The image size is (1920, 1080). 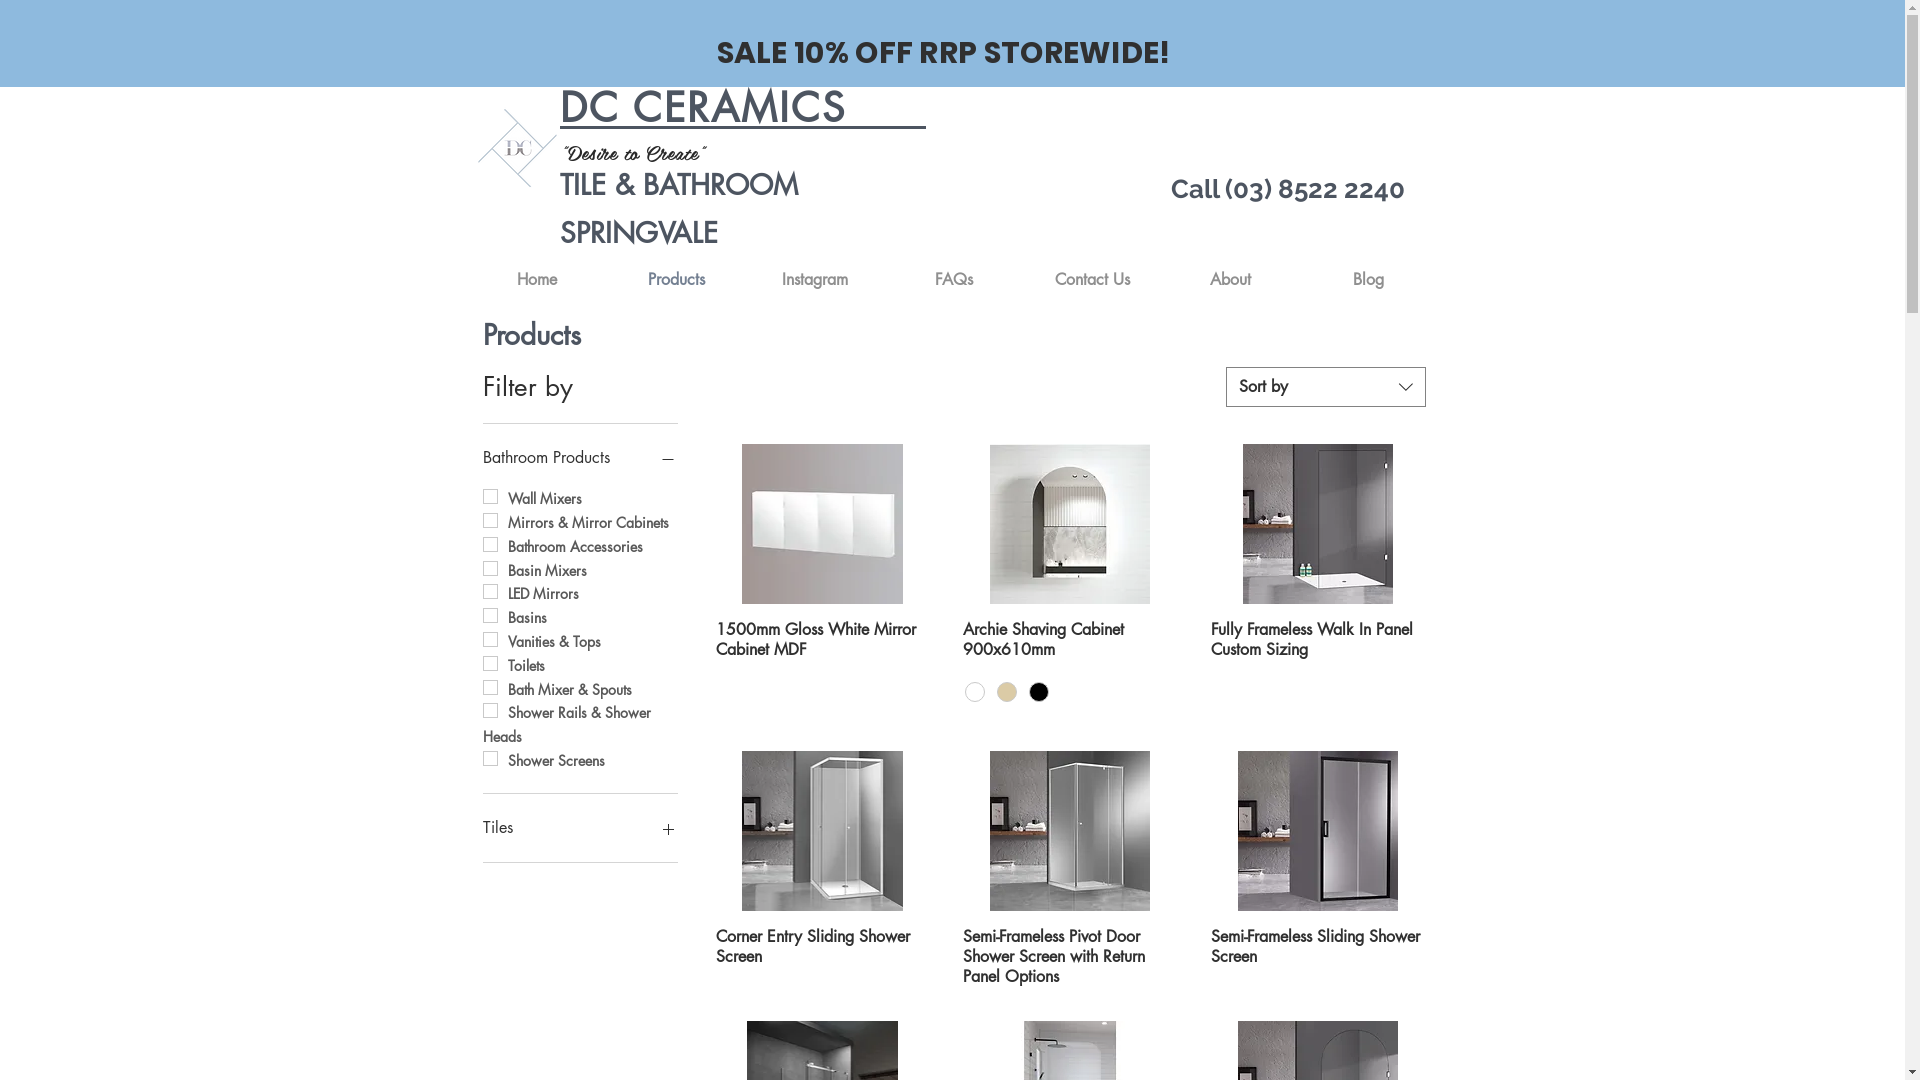 I want to click on 'Home', so click(x=537, y=280).